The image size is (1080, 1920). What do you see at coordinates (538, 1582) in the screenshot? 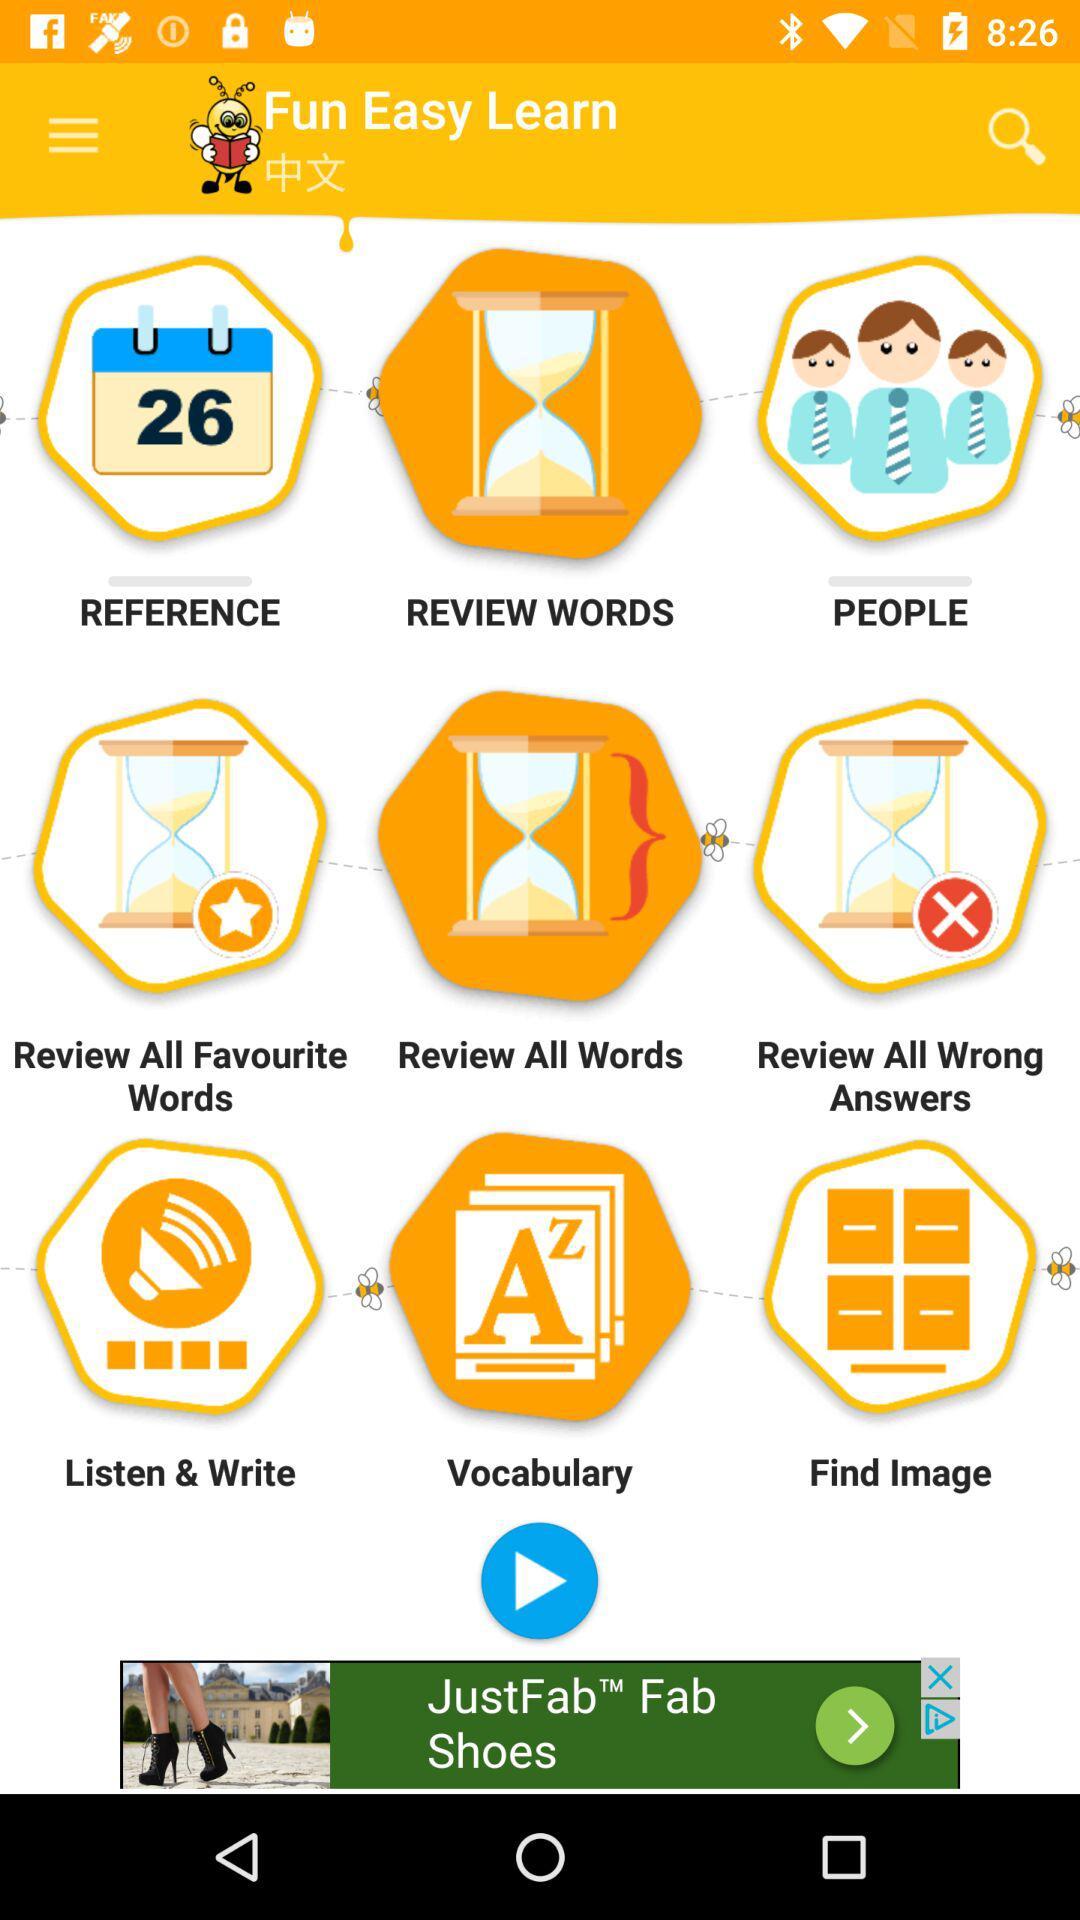
I see `the play icon` at bounding box center [538, 1582].